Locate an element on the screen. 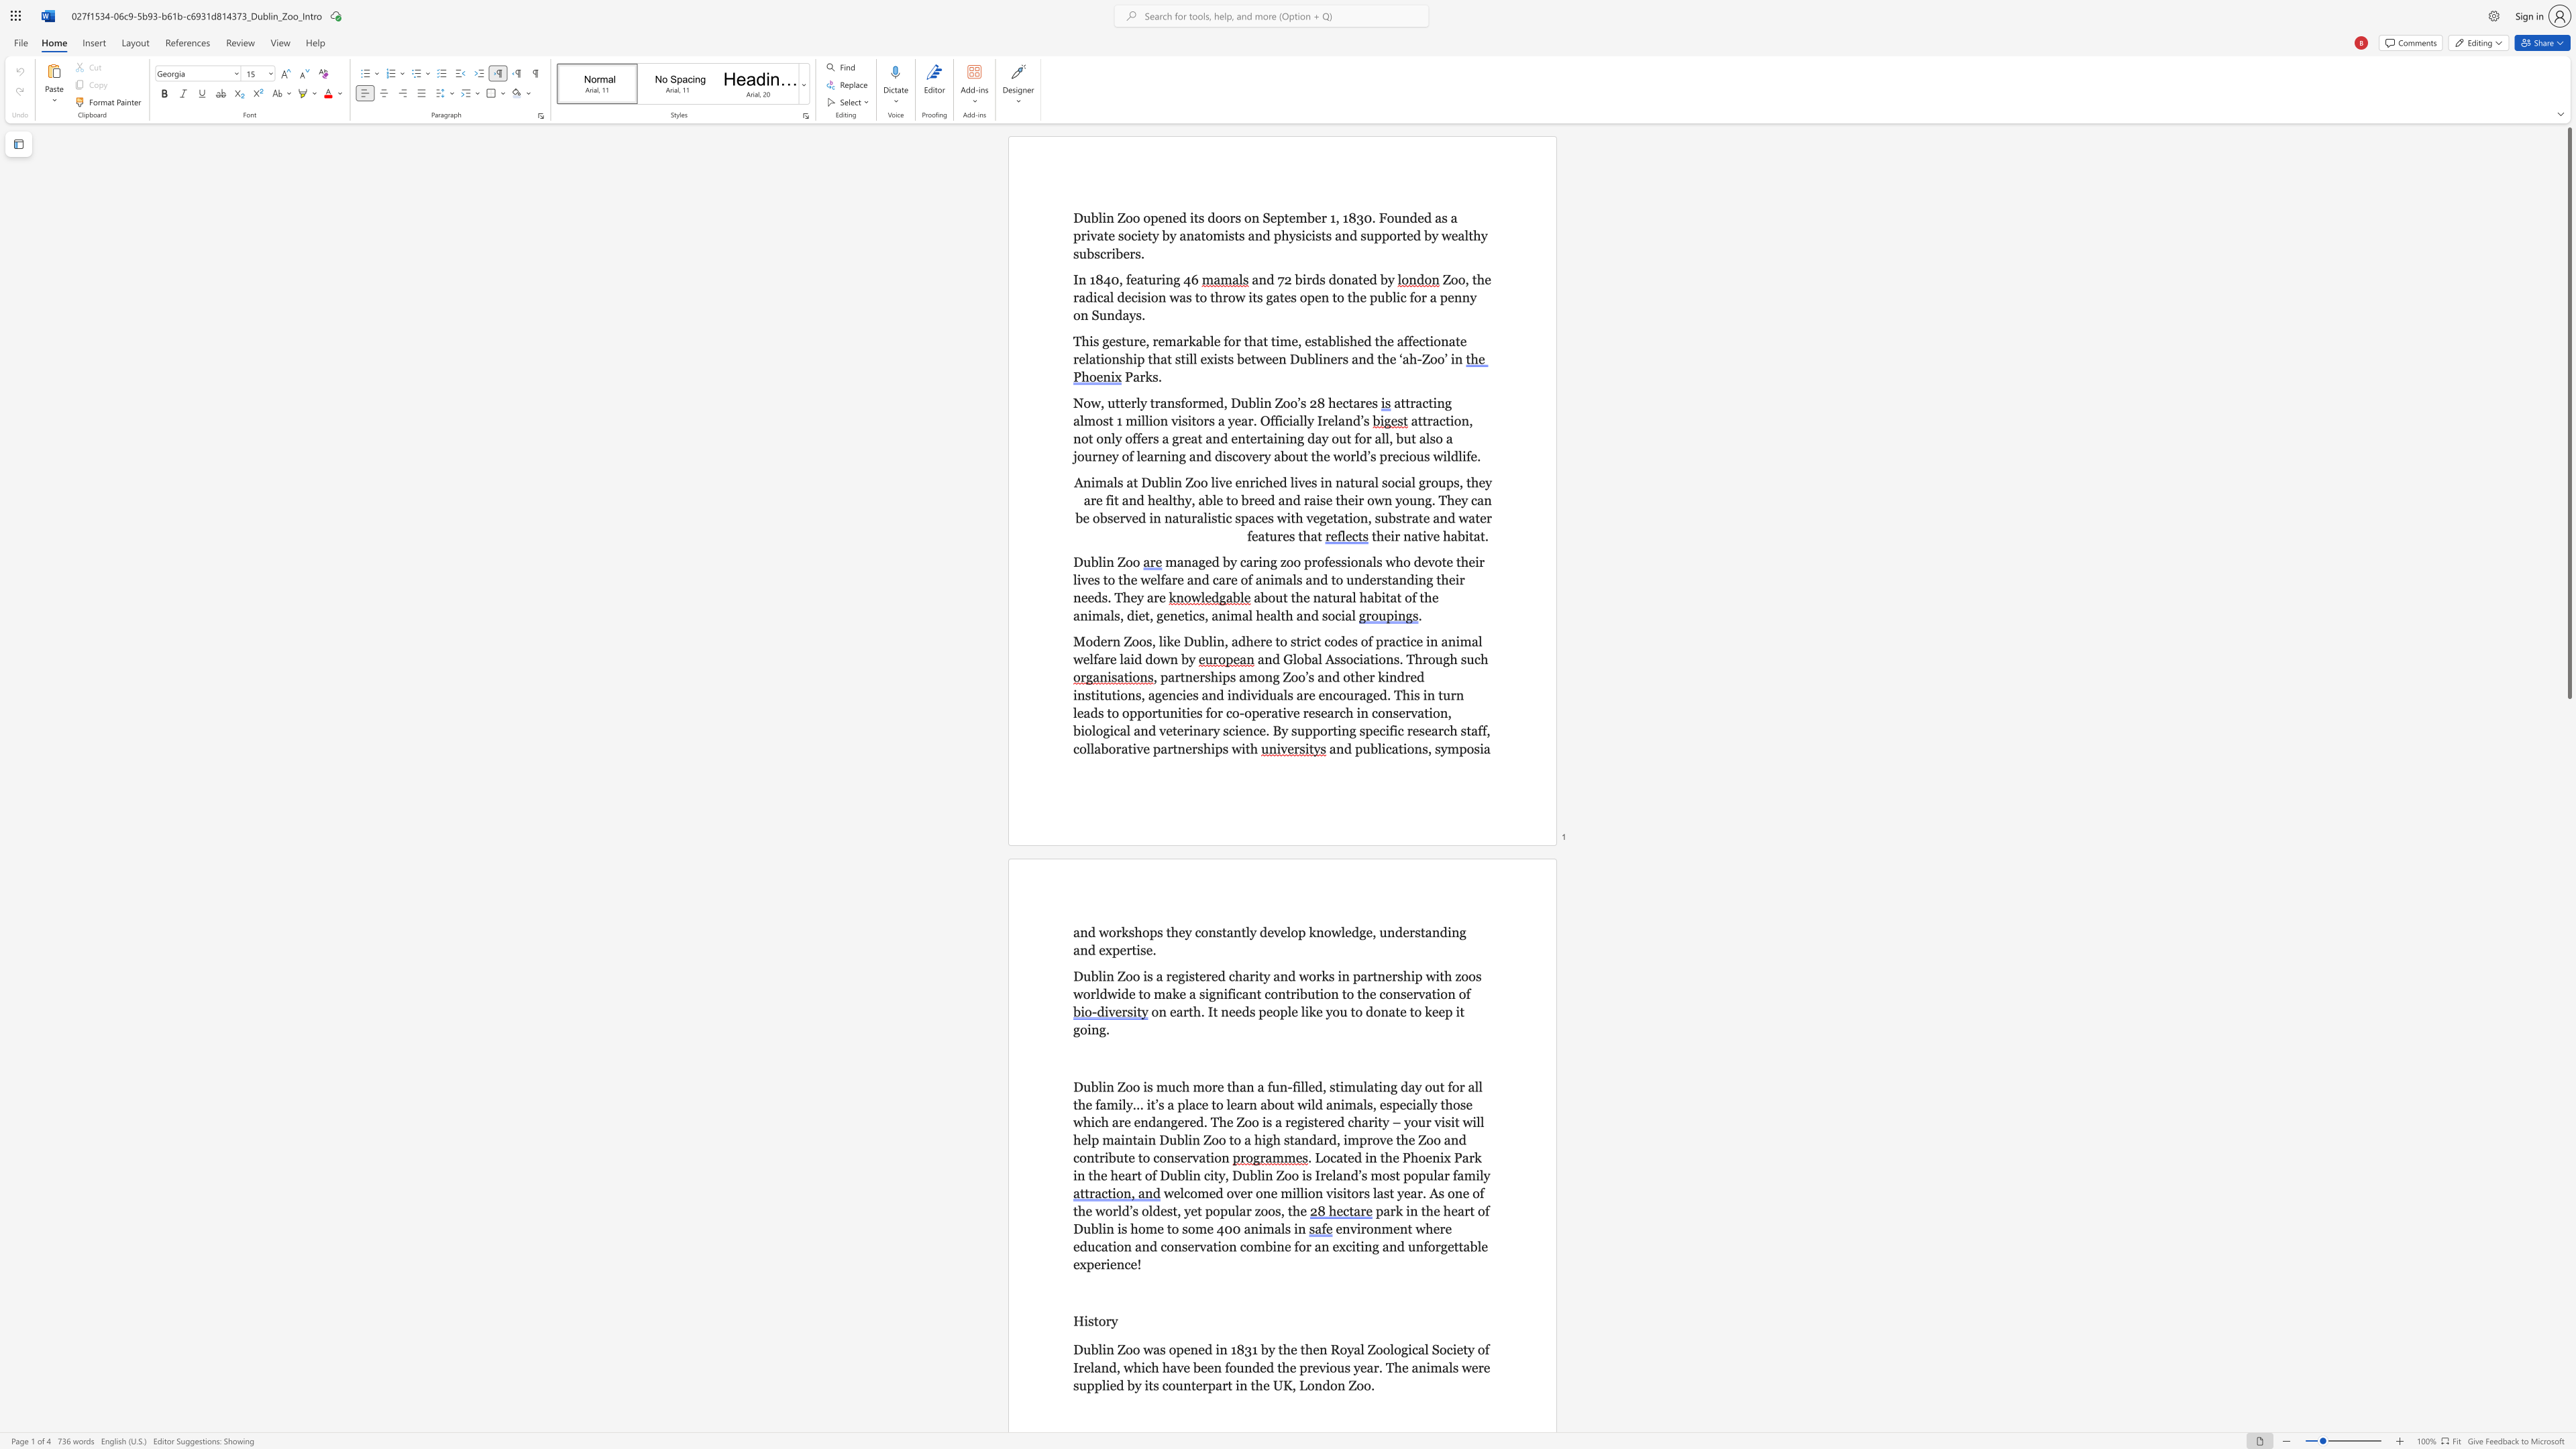 The width and height of the screenshot is (2576, 1449). the 2th character "r" in the text is located at coordinates (1155, 341).